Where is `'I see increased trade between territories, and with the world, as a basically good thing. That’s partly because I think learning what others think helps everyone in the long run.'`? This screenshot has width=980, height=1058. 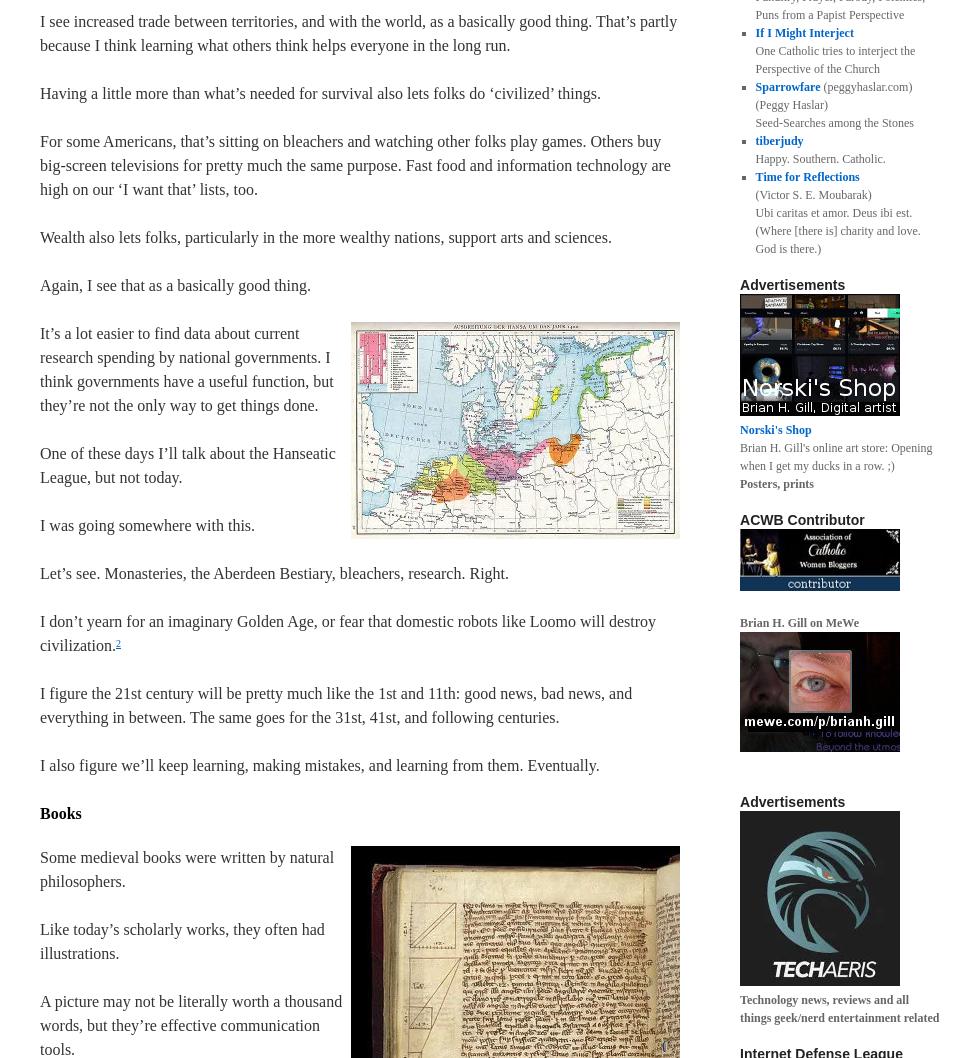 'I see increased trade between territories, and with the world, as a basically good thing. That’s partly because I think learning what others think helps everyone in the long run.' is located at coordinates (358, 33).